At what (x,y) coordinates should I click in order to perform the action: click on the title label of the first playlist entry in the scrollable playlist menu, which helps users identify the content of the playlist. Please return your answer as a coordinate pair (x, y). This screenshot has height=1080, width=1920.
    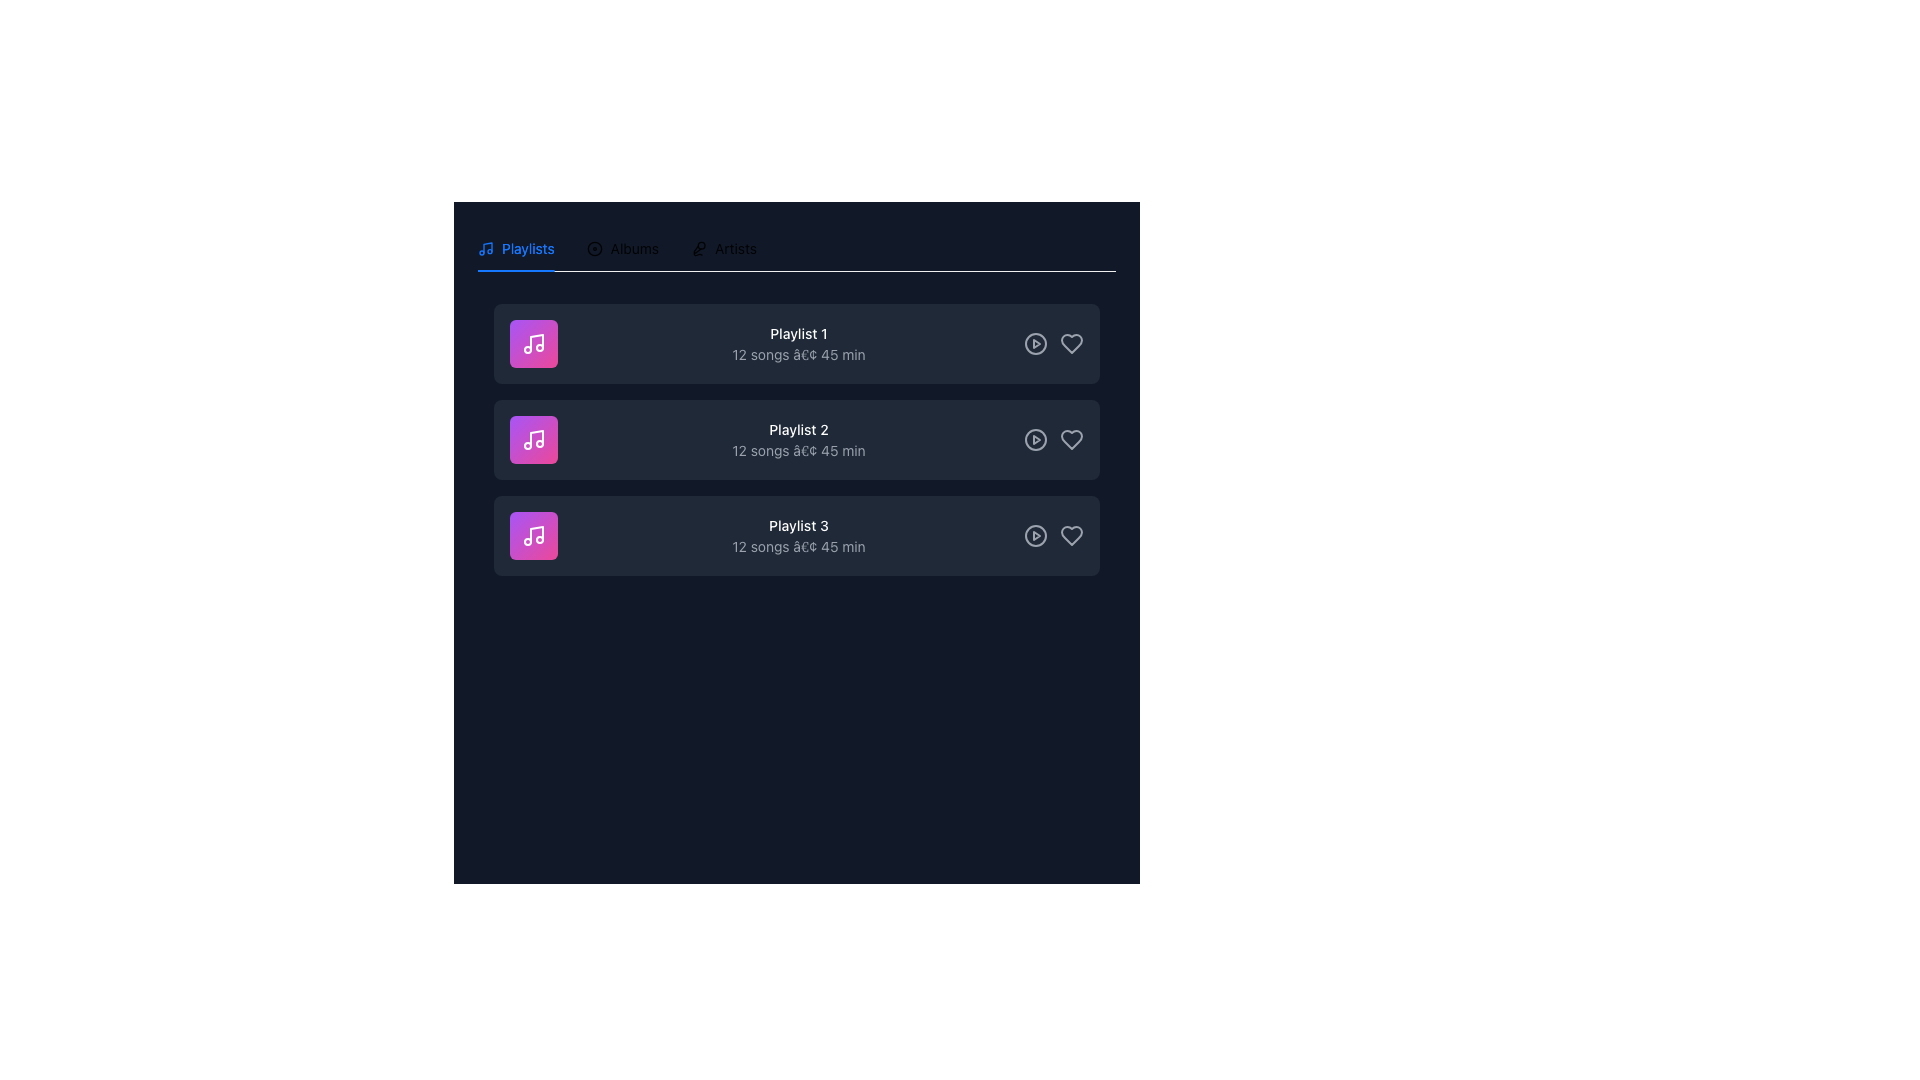
    Looking at the image, I should click on (797, 333).